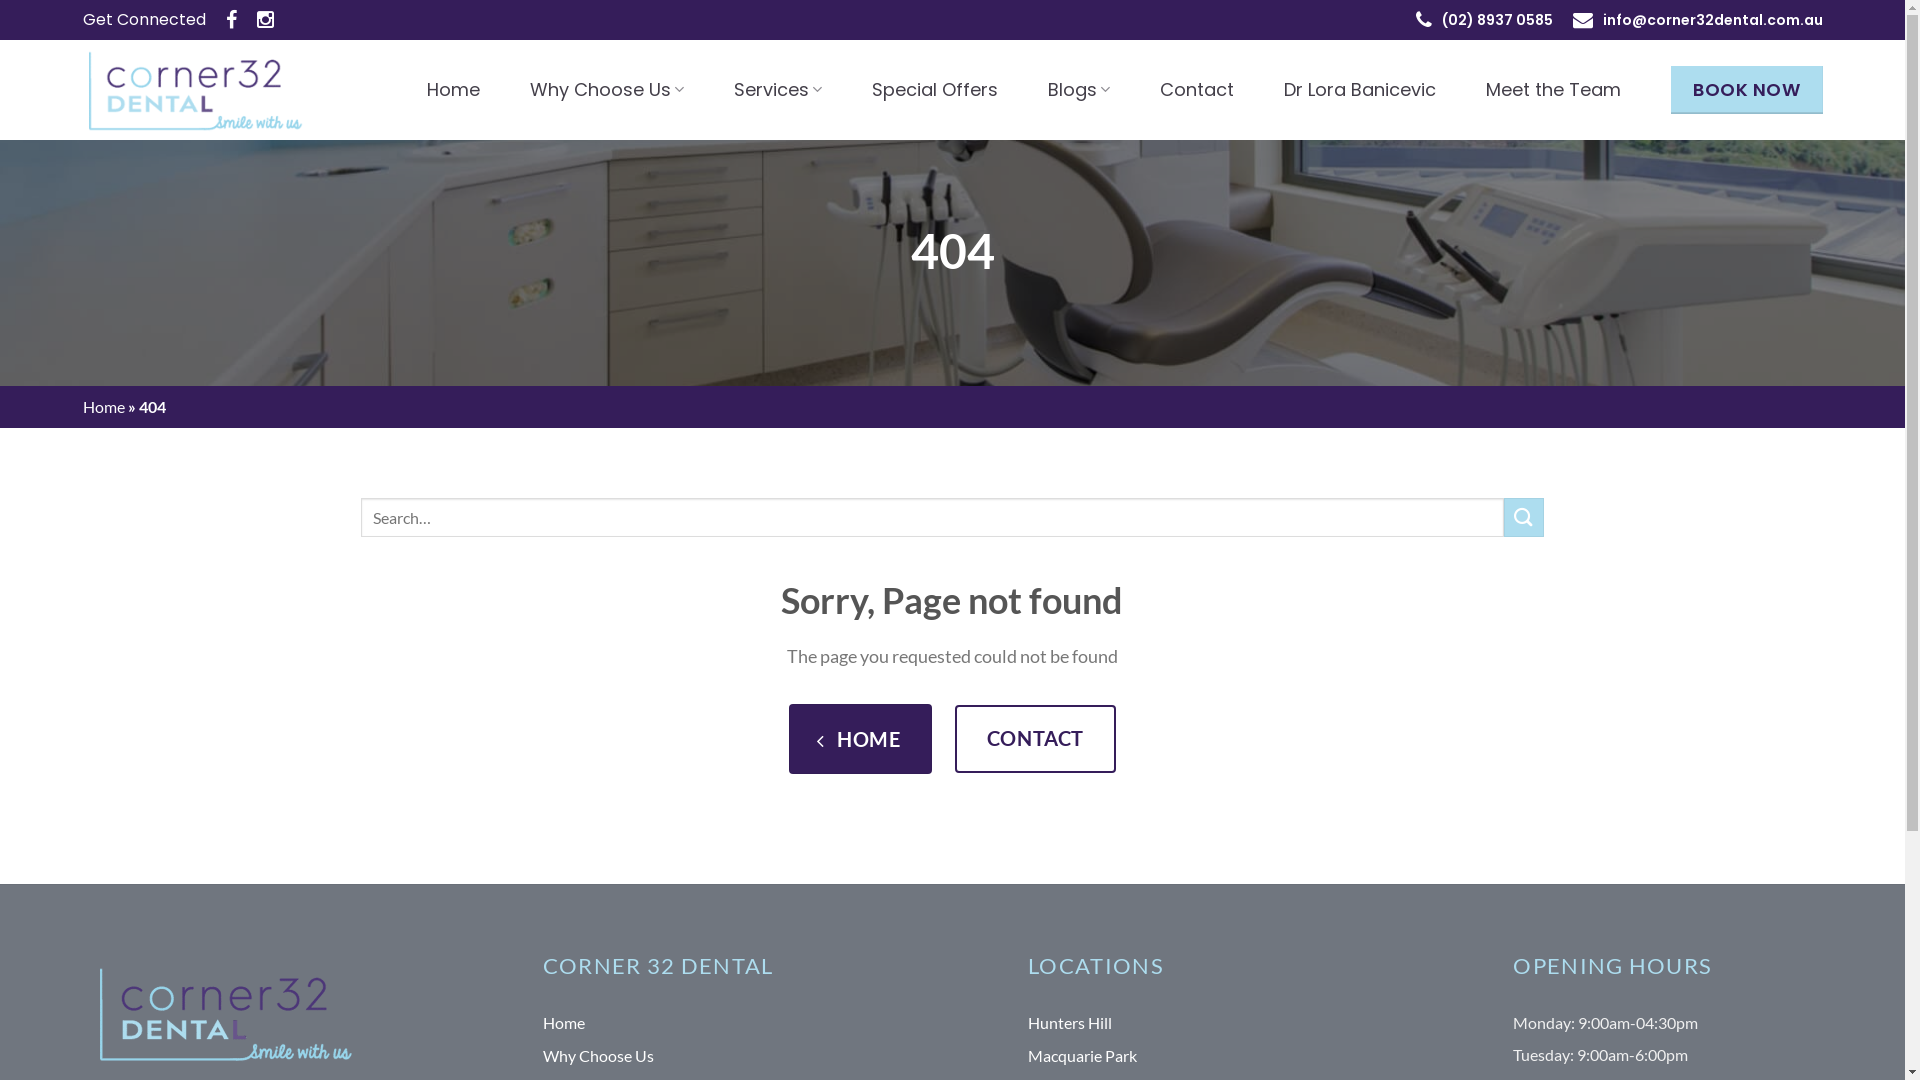 This screenshot has height=1080, width=1920. Describe the element at coordinates (563, 1023) in the screenshot. I see `'Home'` at that location.